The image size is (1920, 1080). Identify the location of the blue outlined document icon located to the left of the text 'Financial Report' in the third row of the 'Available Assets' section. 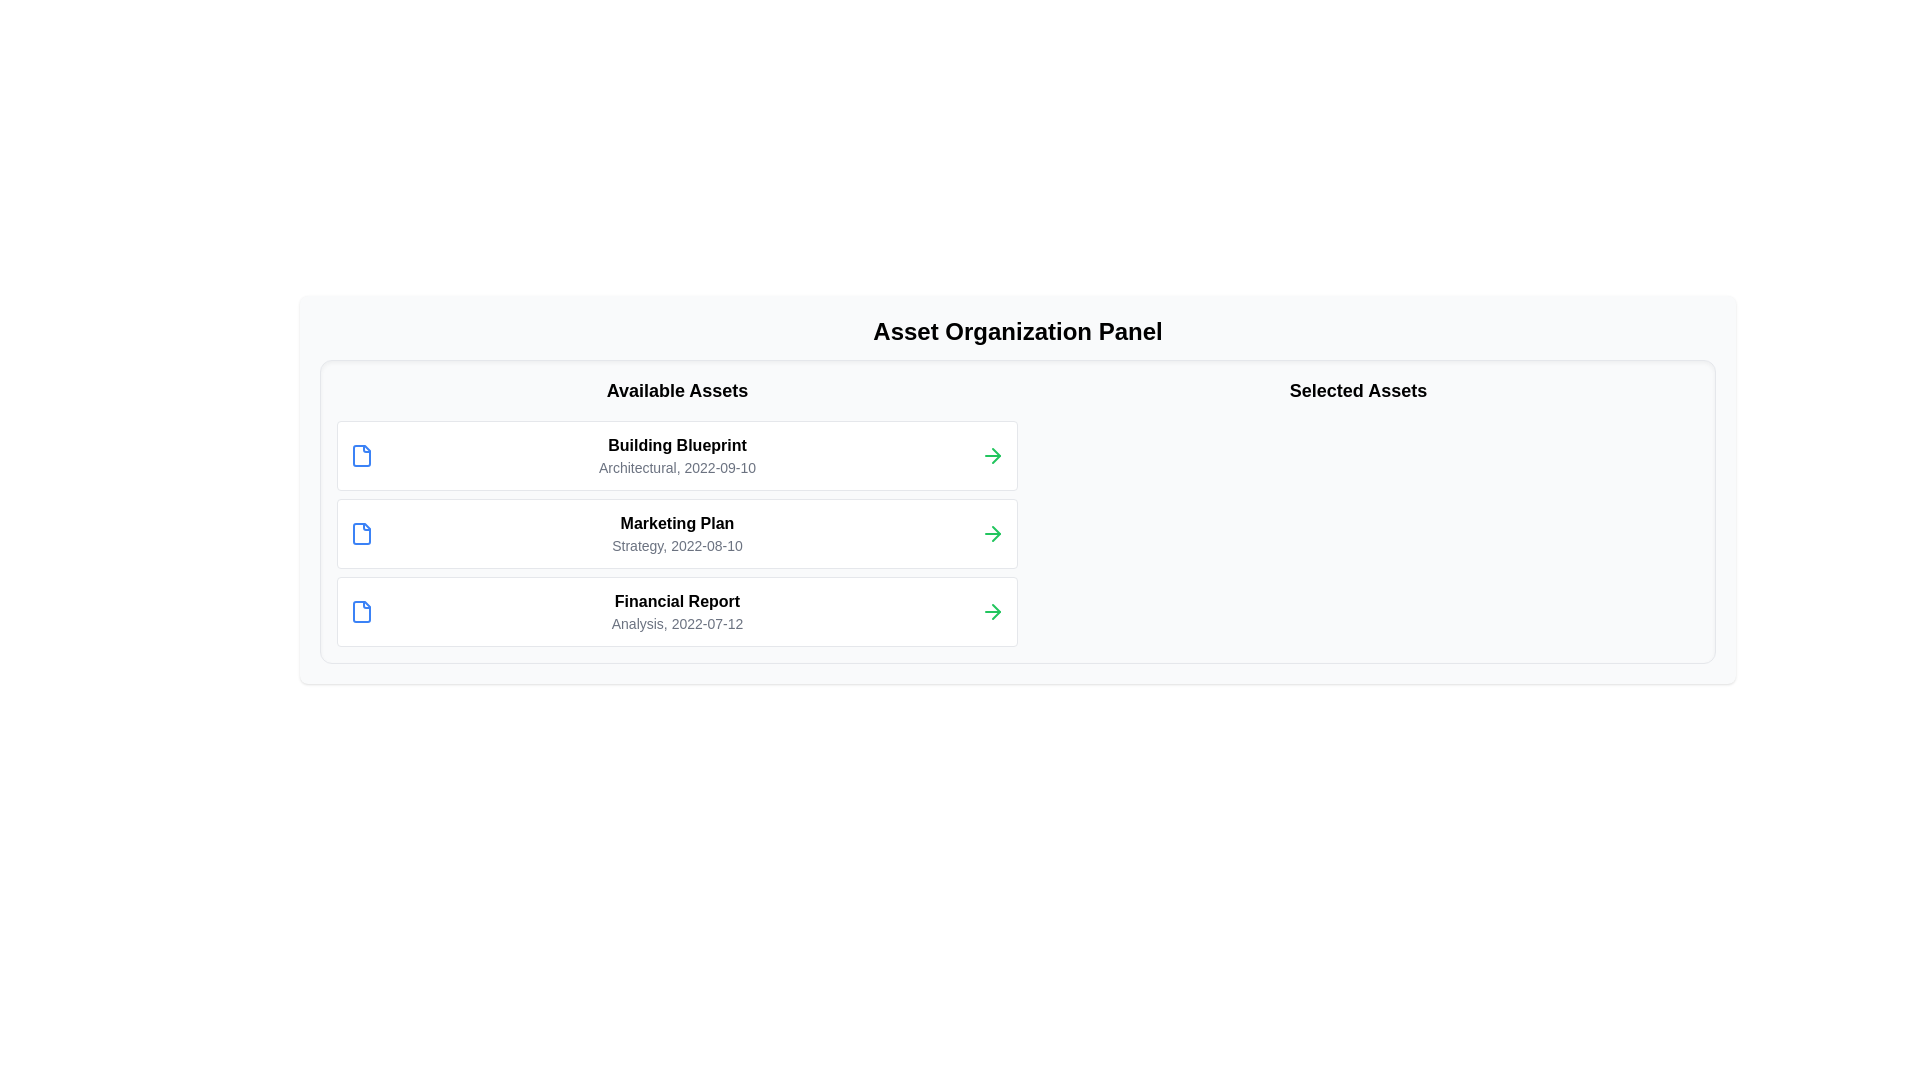
(361, 611).